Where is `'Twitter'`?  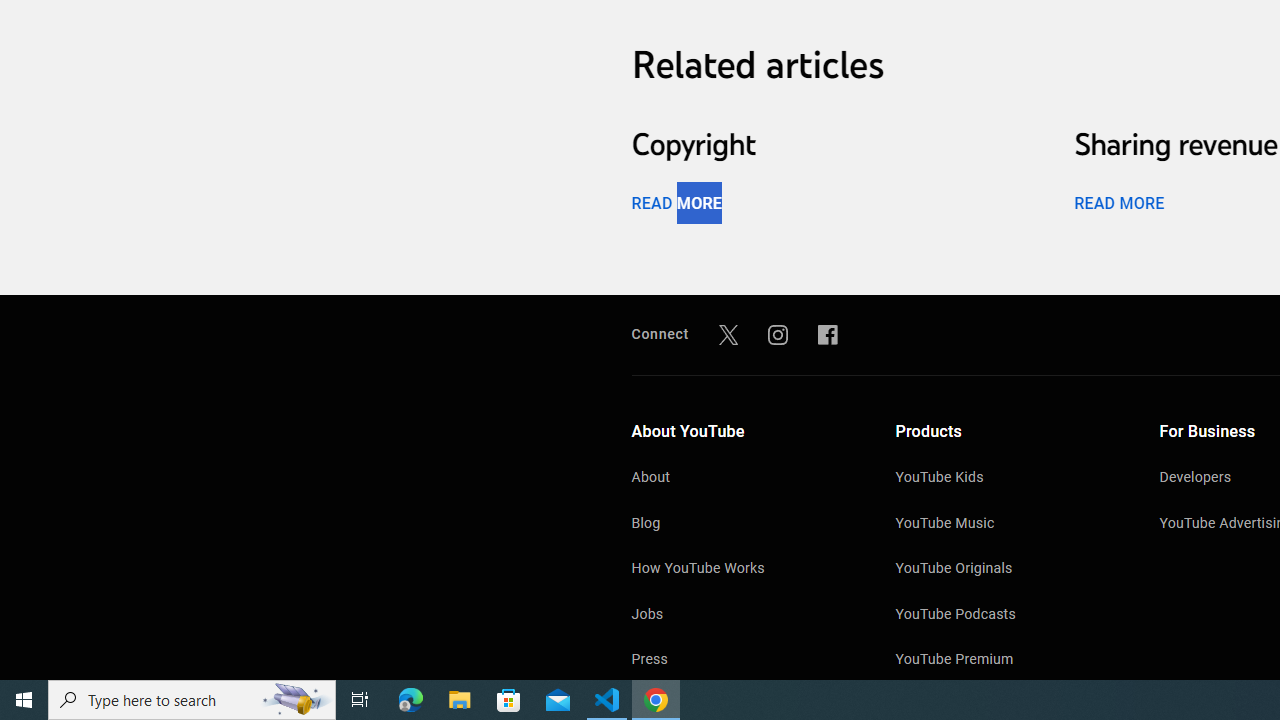 'Twitter' is located at coordinates (727, 333).